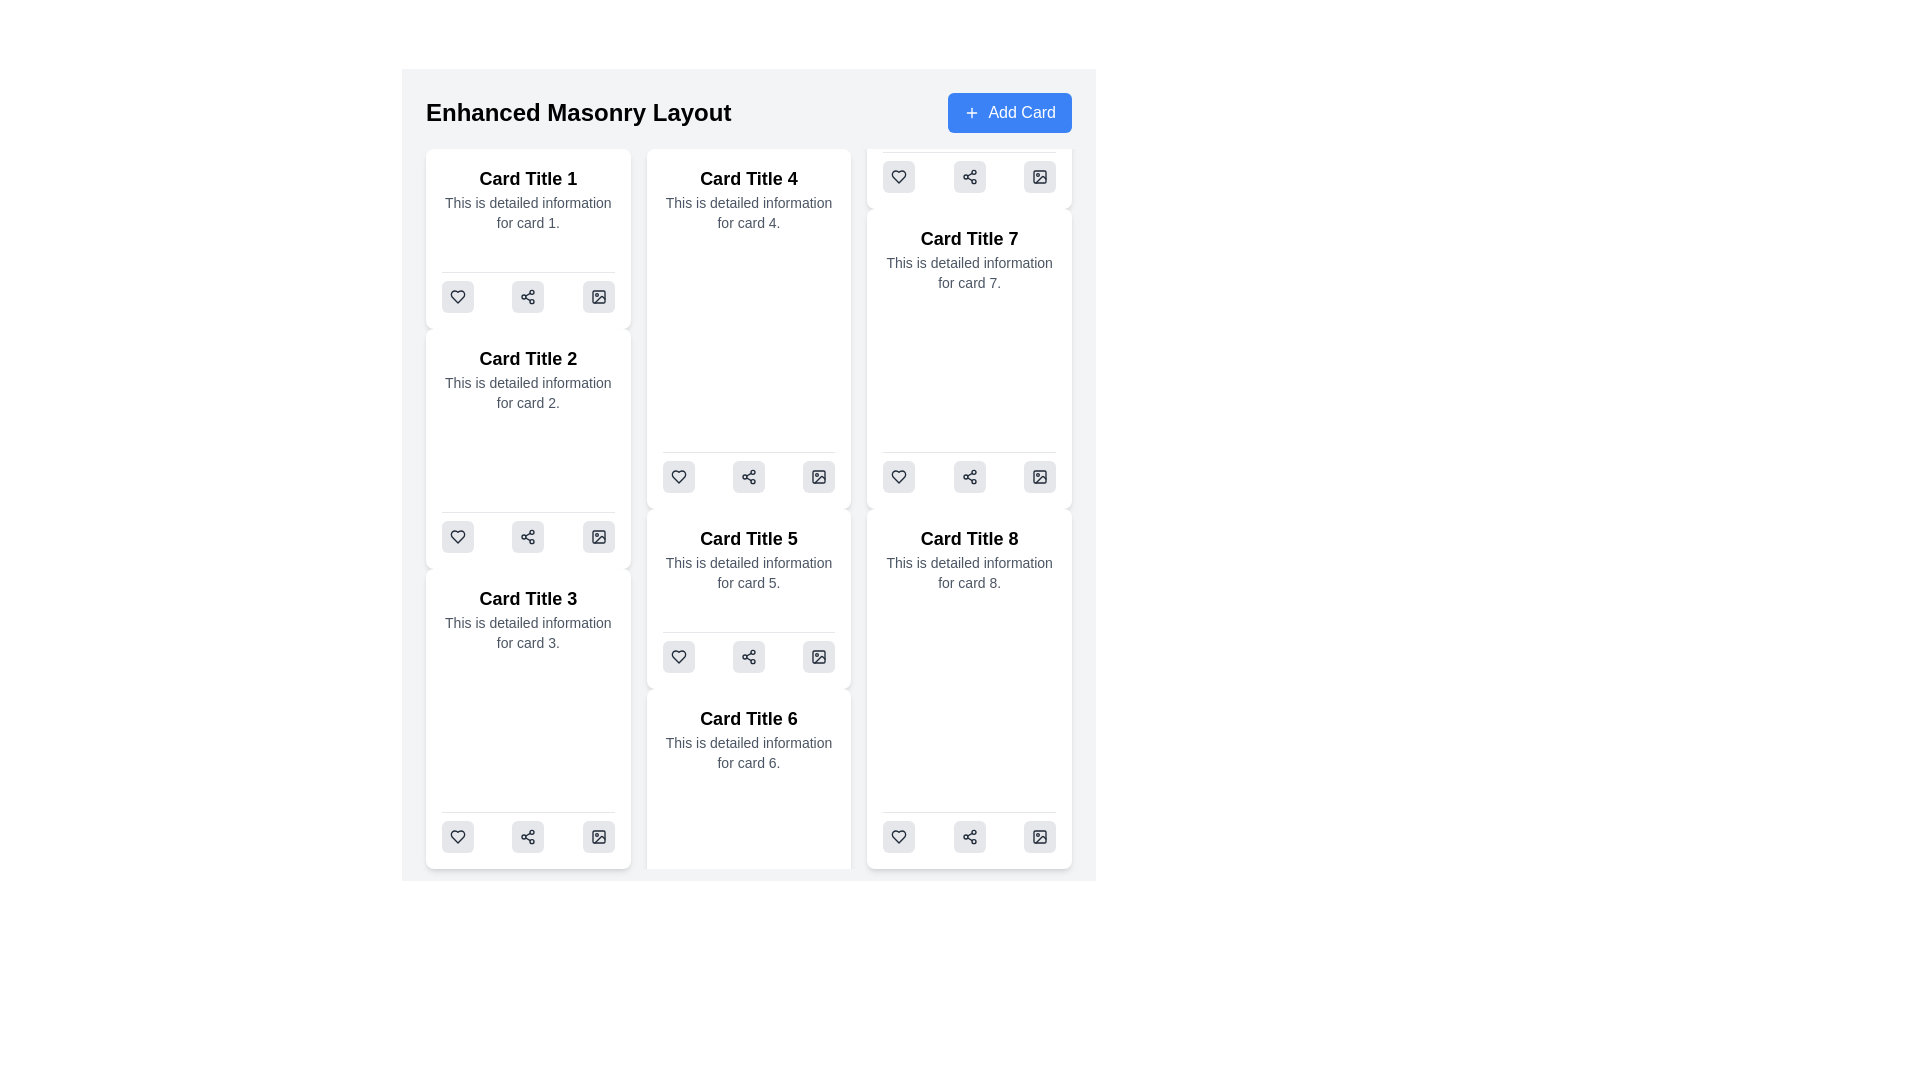 The width and height of the screenshot is (1920, 1080). I want to click on the 'like' or 'favorite' button located at the top-right corner of the card labeled 'Card Title 4', so click(898, 176).